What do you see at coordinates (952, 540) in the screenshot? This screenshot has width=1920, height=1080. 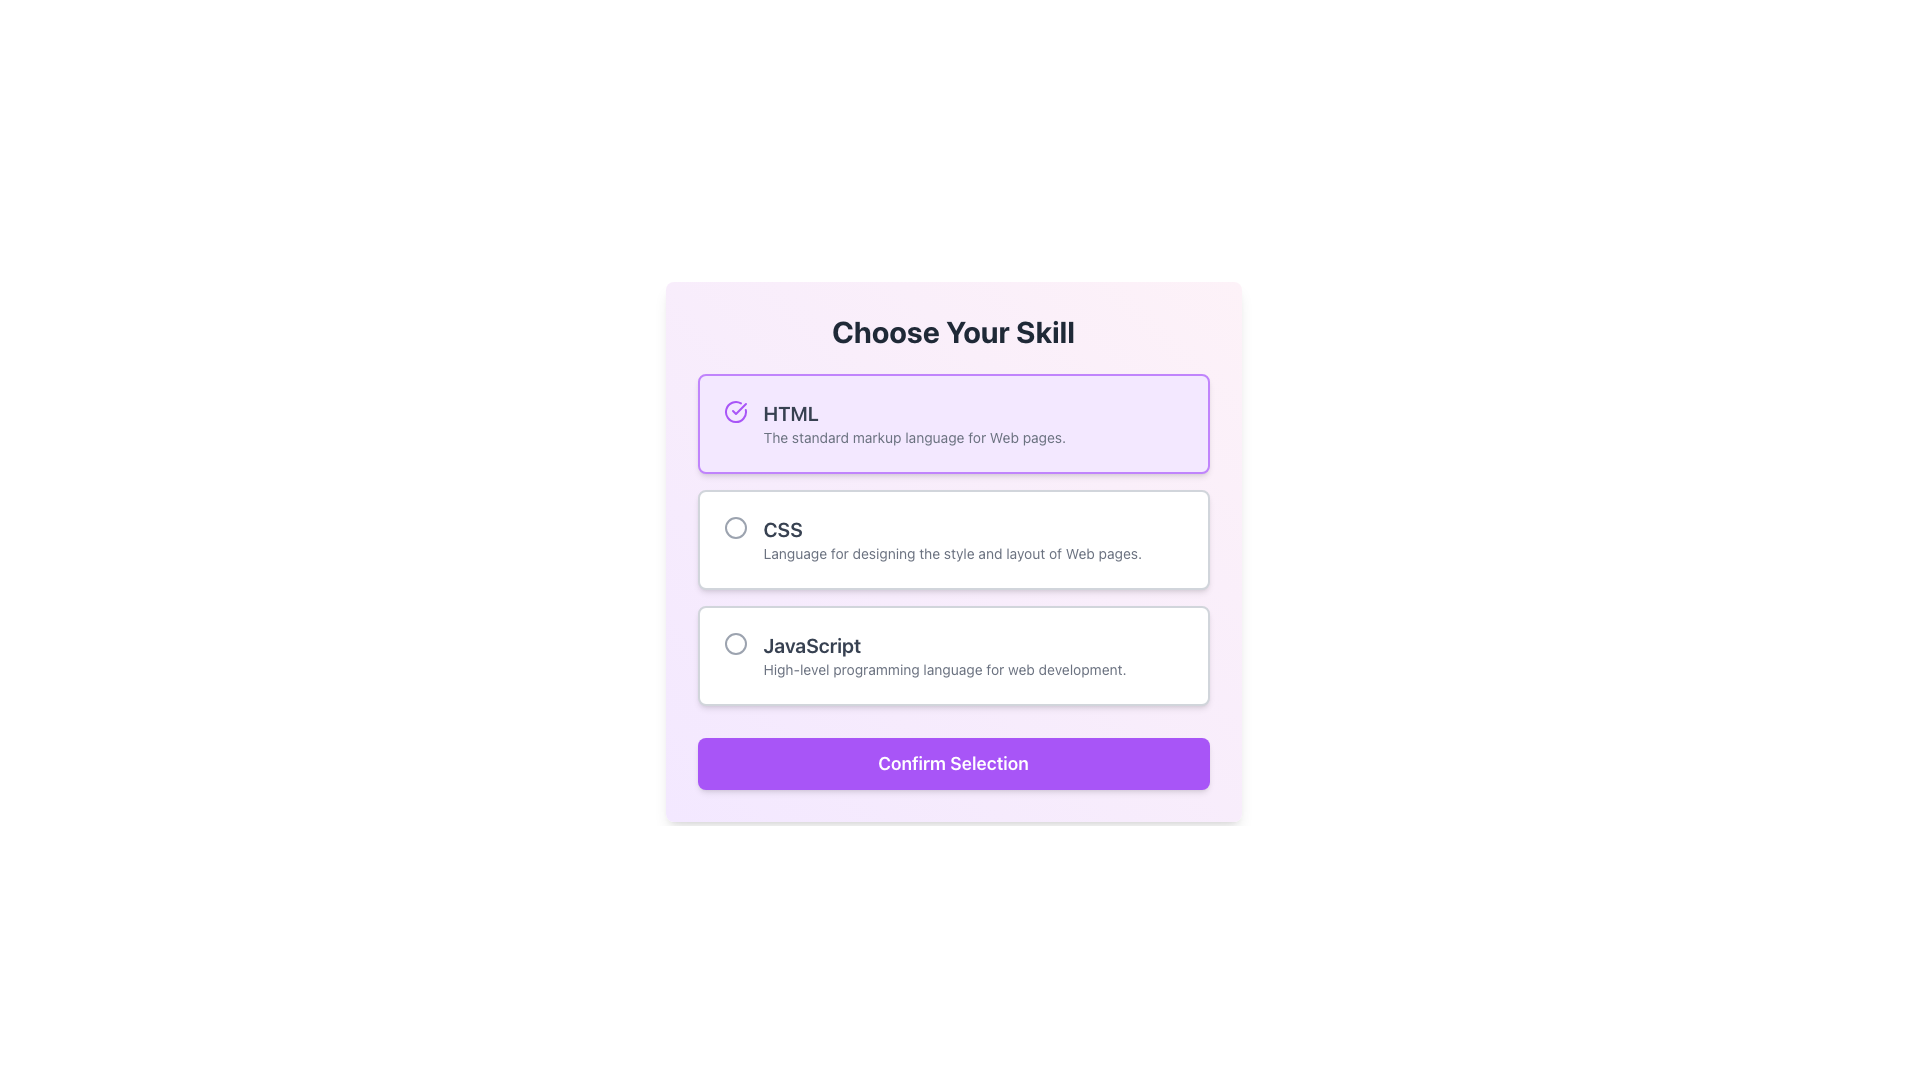 I see `the radio button within the second card titled 'CSS' for keyboard navigation` at bounding box center [952, 540].